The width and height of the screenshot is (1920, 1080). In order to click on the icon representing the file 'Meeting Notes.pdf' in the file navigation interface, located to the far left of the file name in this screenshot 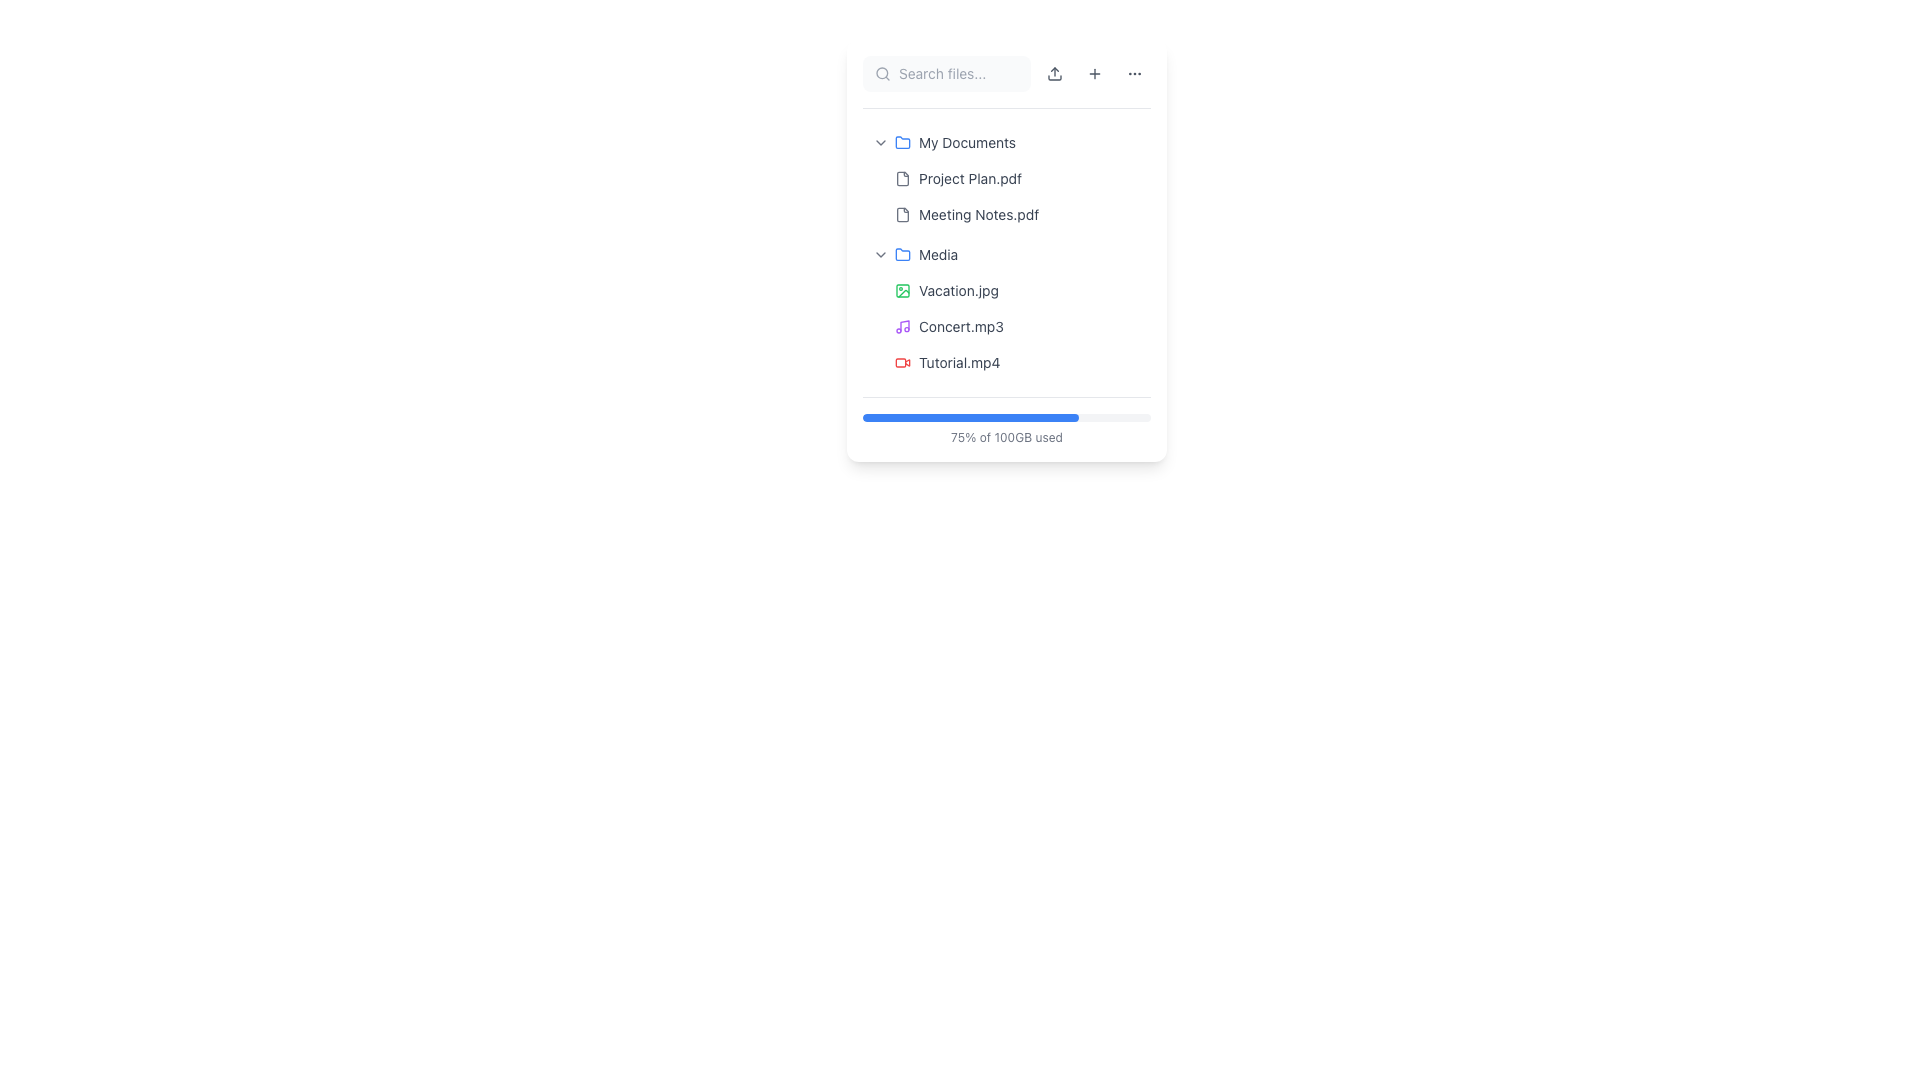, I will do `click(901, 215)`.